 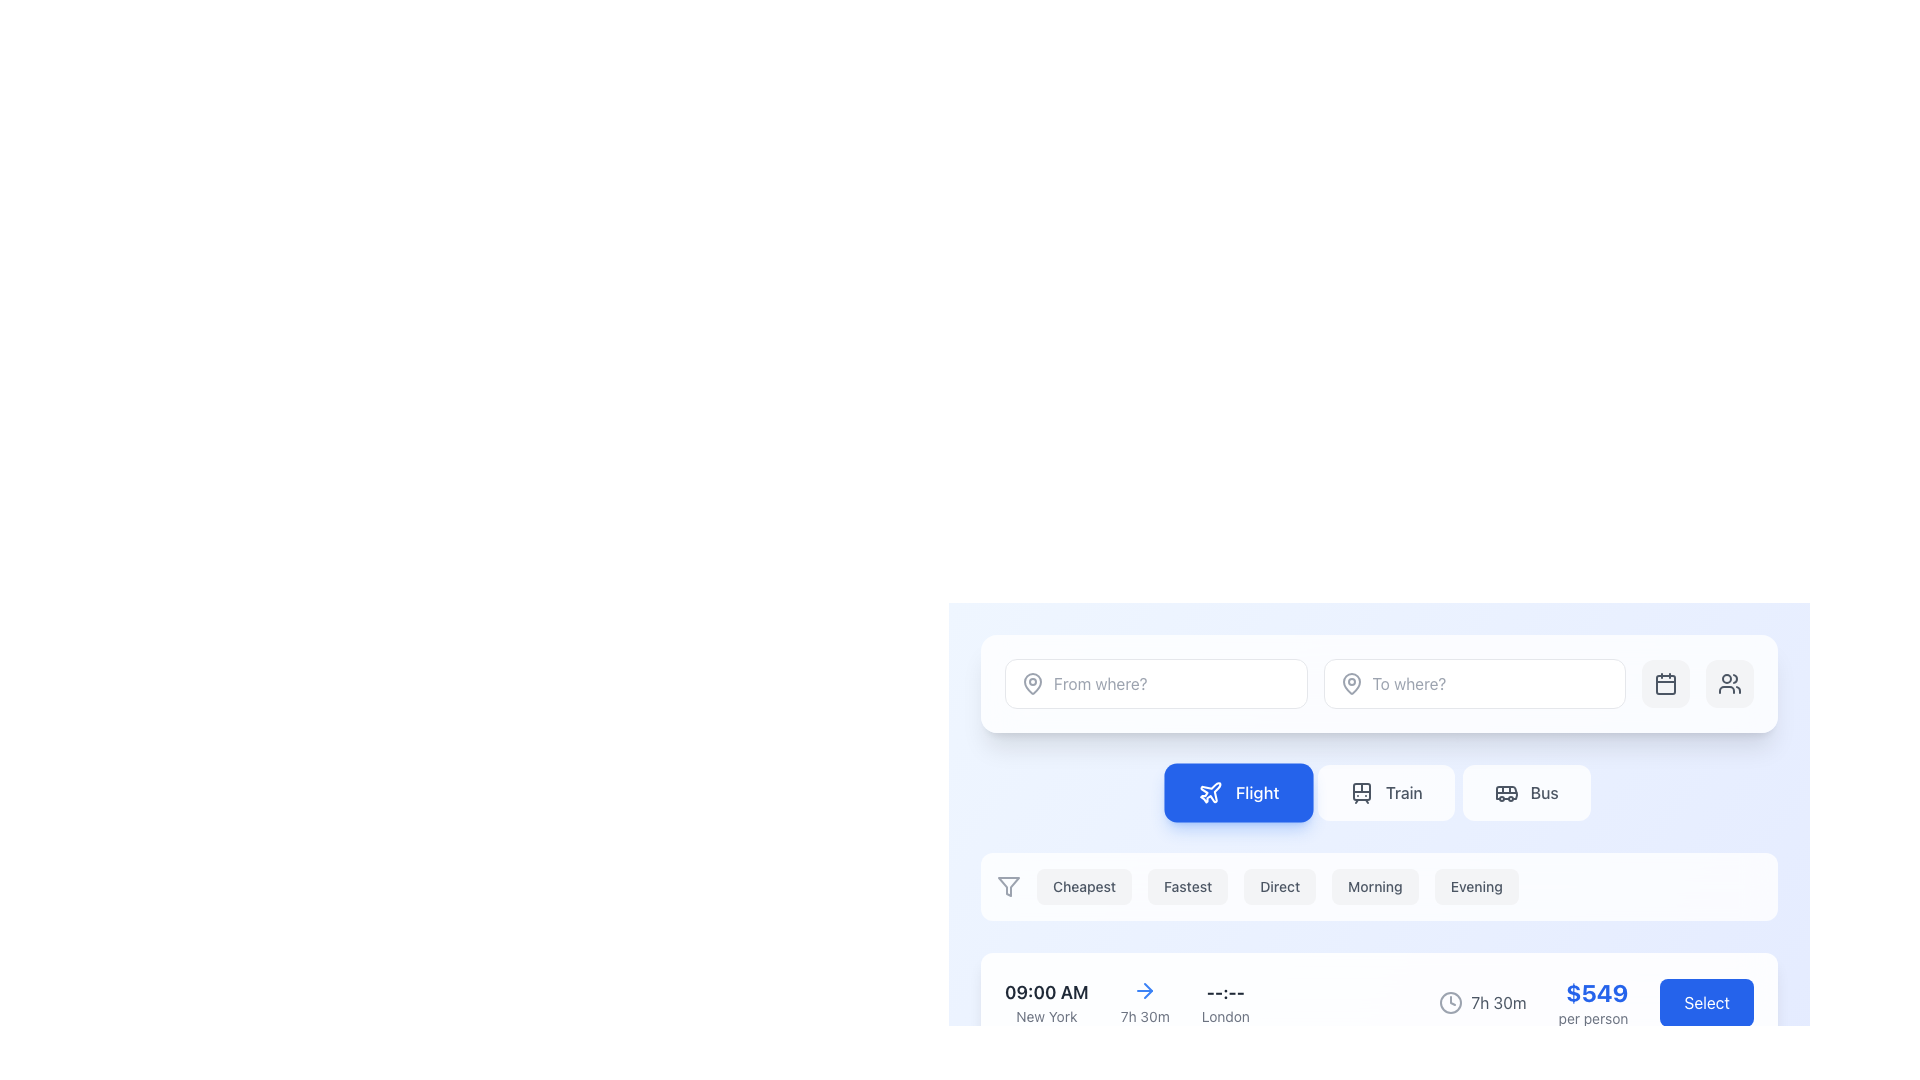 I want to click on the text label indicating unavailability of time information, which is positioned directly above the text 'London' in the booking interface, so click(x=1224, y=992).